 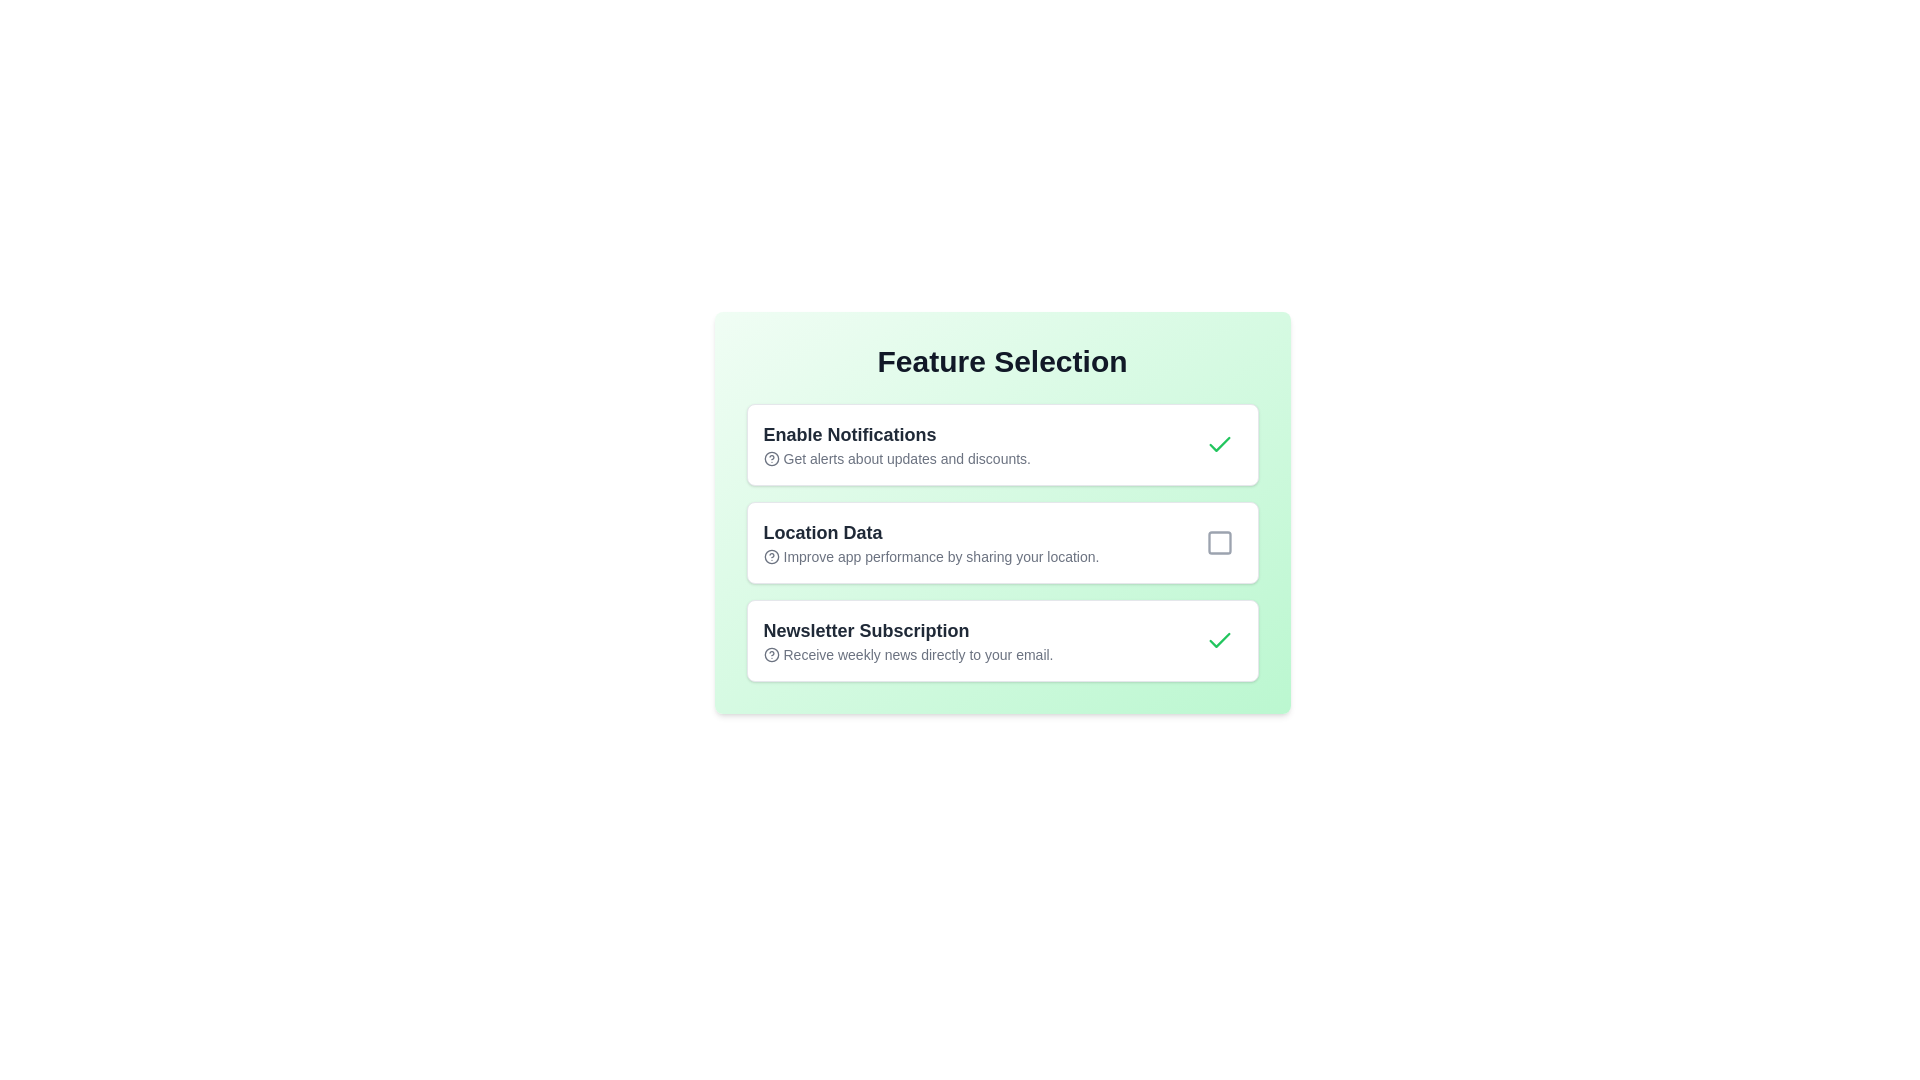 What do you see at coordinates (770, 459) in the screenshot?
I see `the Help Icon located to the left of the text 'Get alerts about updates and discounts.' within the 'Enable Notifications' section` at bounding box center [770, 459].